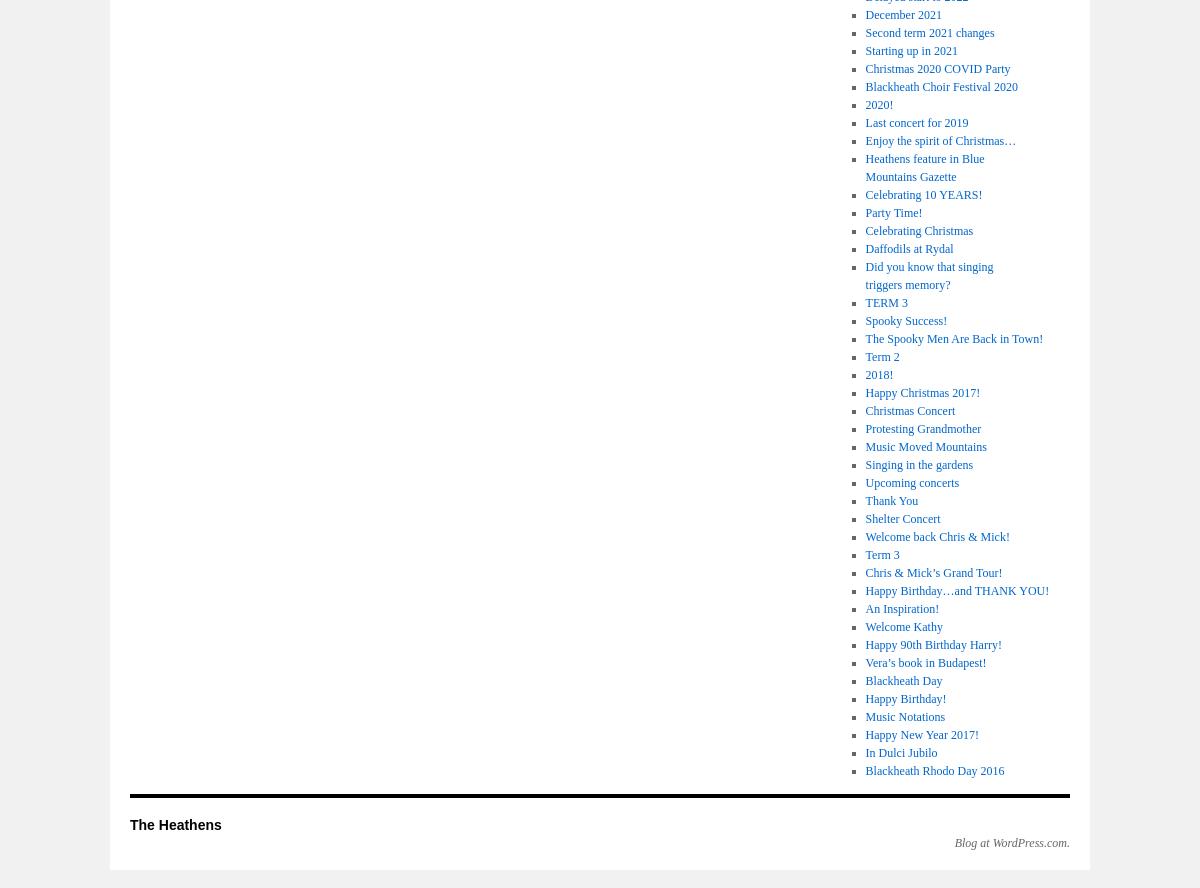  I want to click on 'Happy 90th Birthday Harry!', so click(933, 644).